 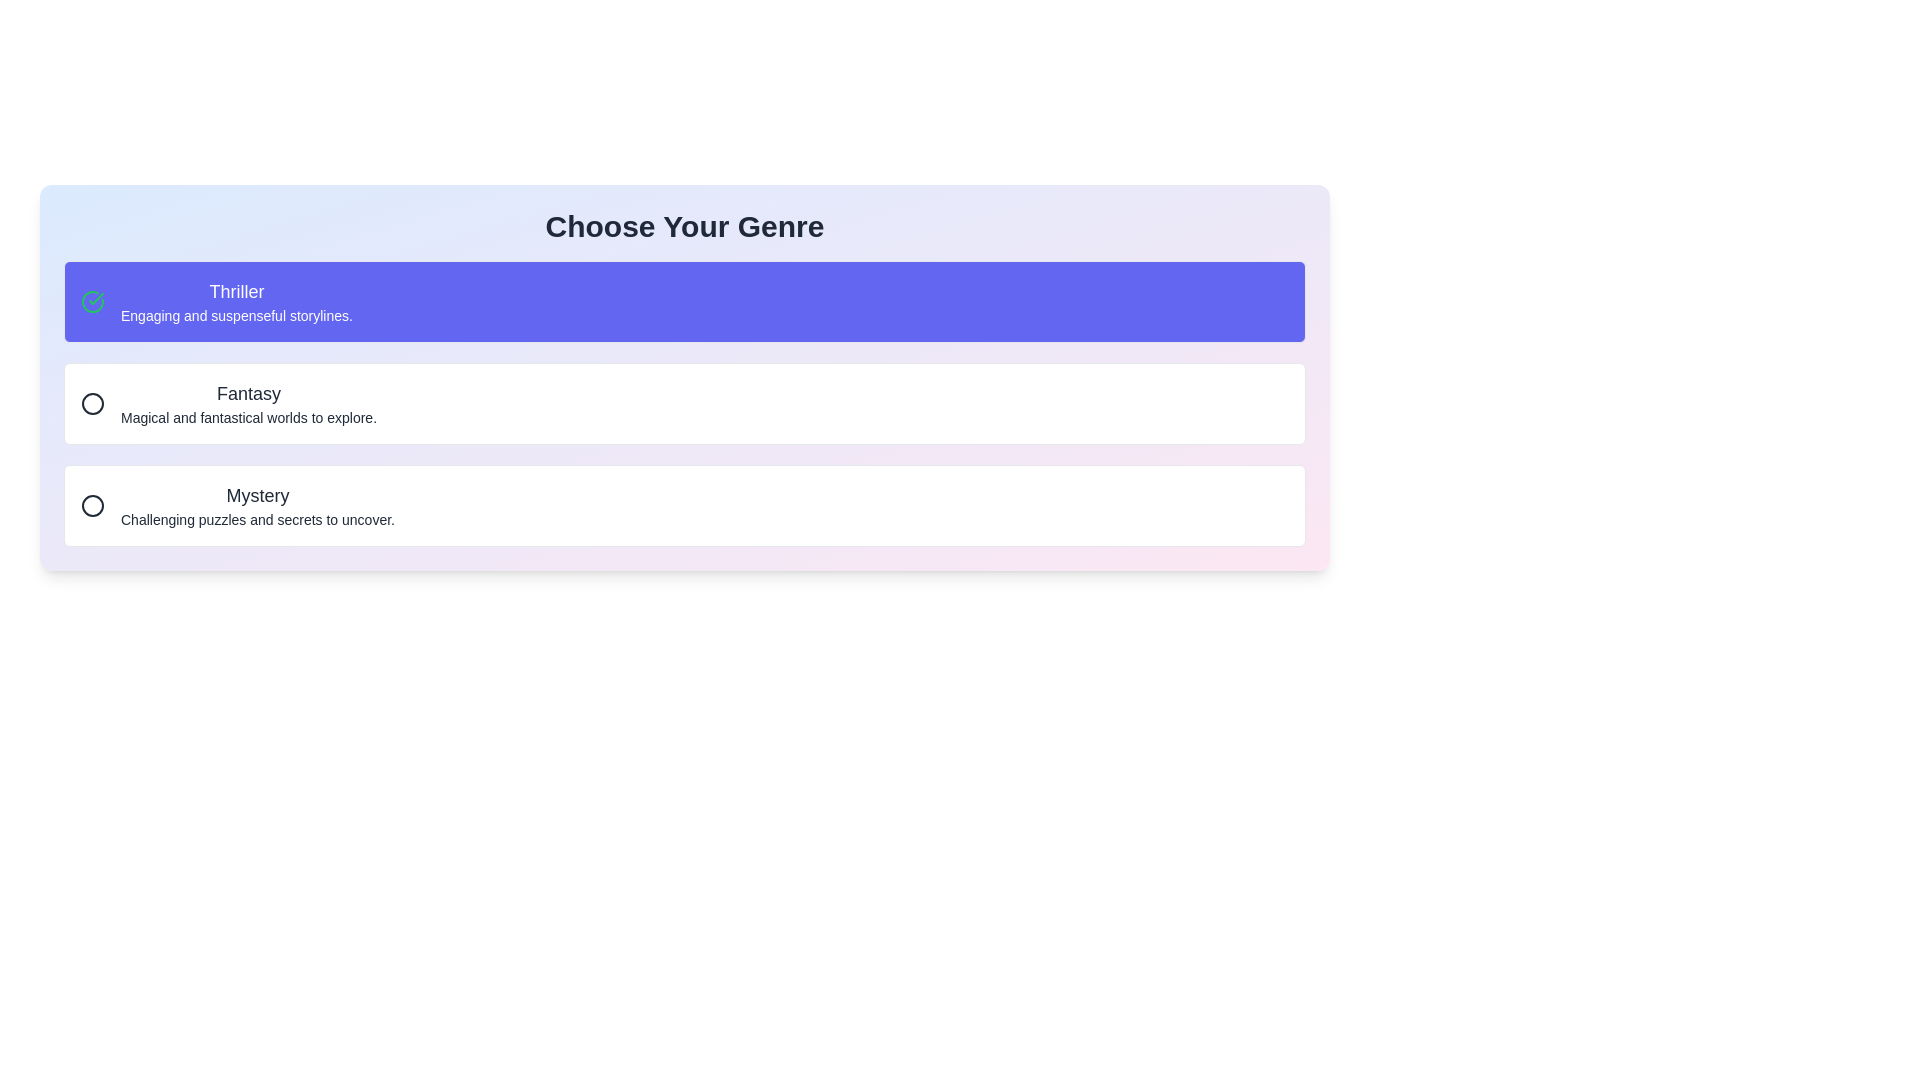 I want to click on the static text label displaying the word 'Mystery', which is prominently styled in bold and dark color, located centrally in the third option of the genre list, so click(x=257, y=495).